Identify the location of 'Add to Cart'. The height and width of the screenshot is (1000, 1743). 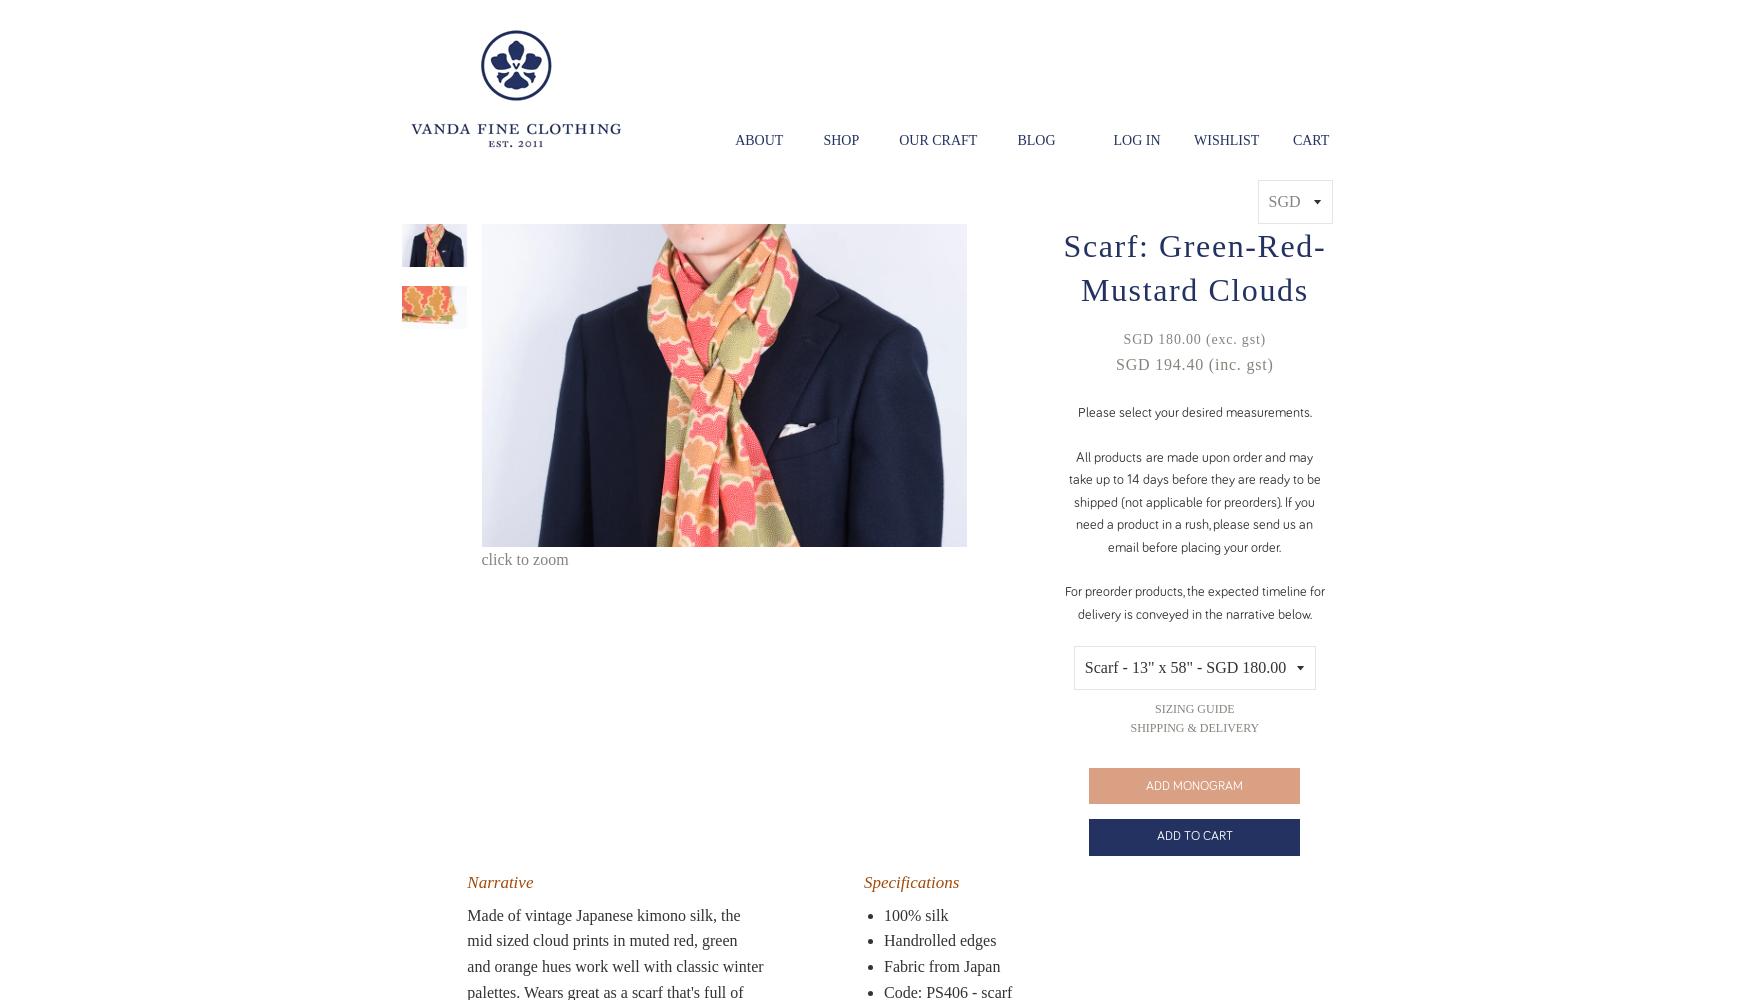
(1193, 835).